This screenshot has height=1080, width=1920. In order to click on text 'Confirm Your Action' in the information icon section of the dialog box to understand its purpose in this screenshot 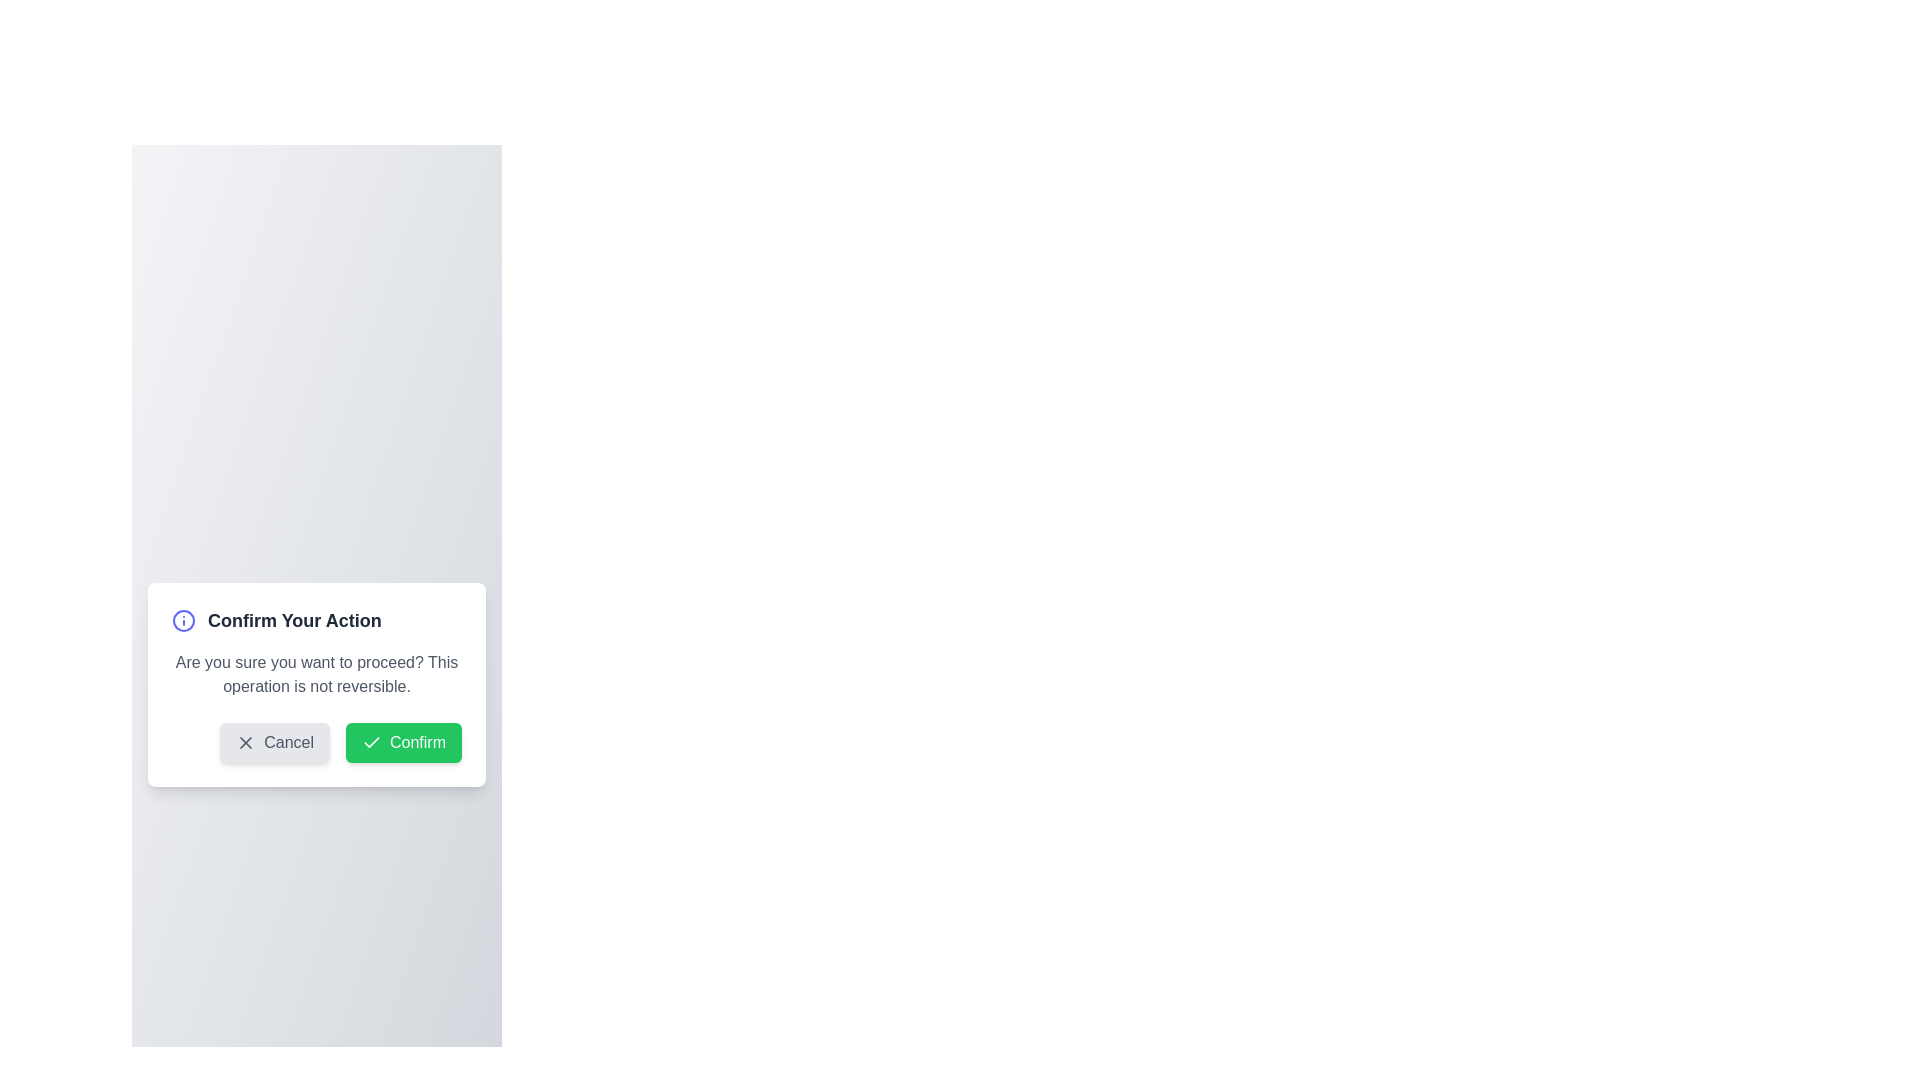, I will do `click(315, 620)`.